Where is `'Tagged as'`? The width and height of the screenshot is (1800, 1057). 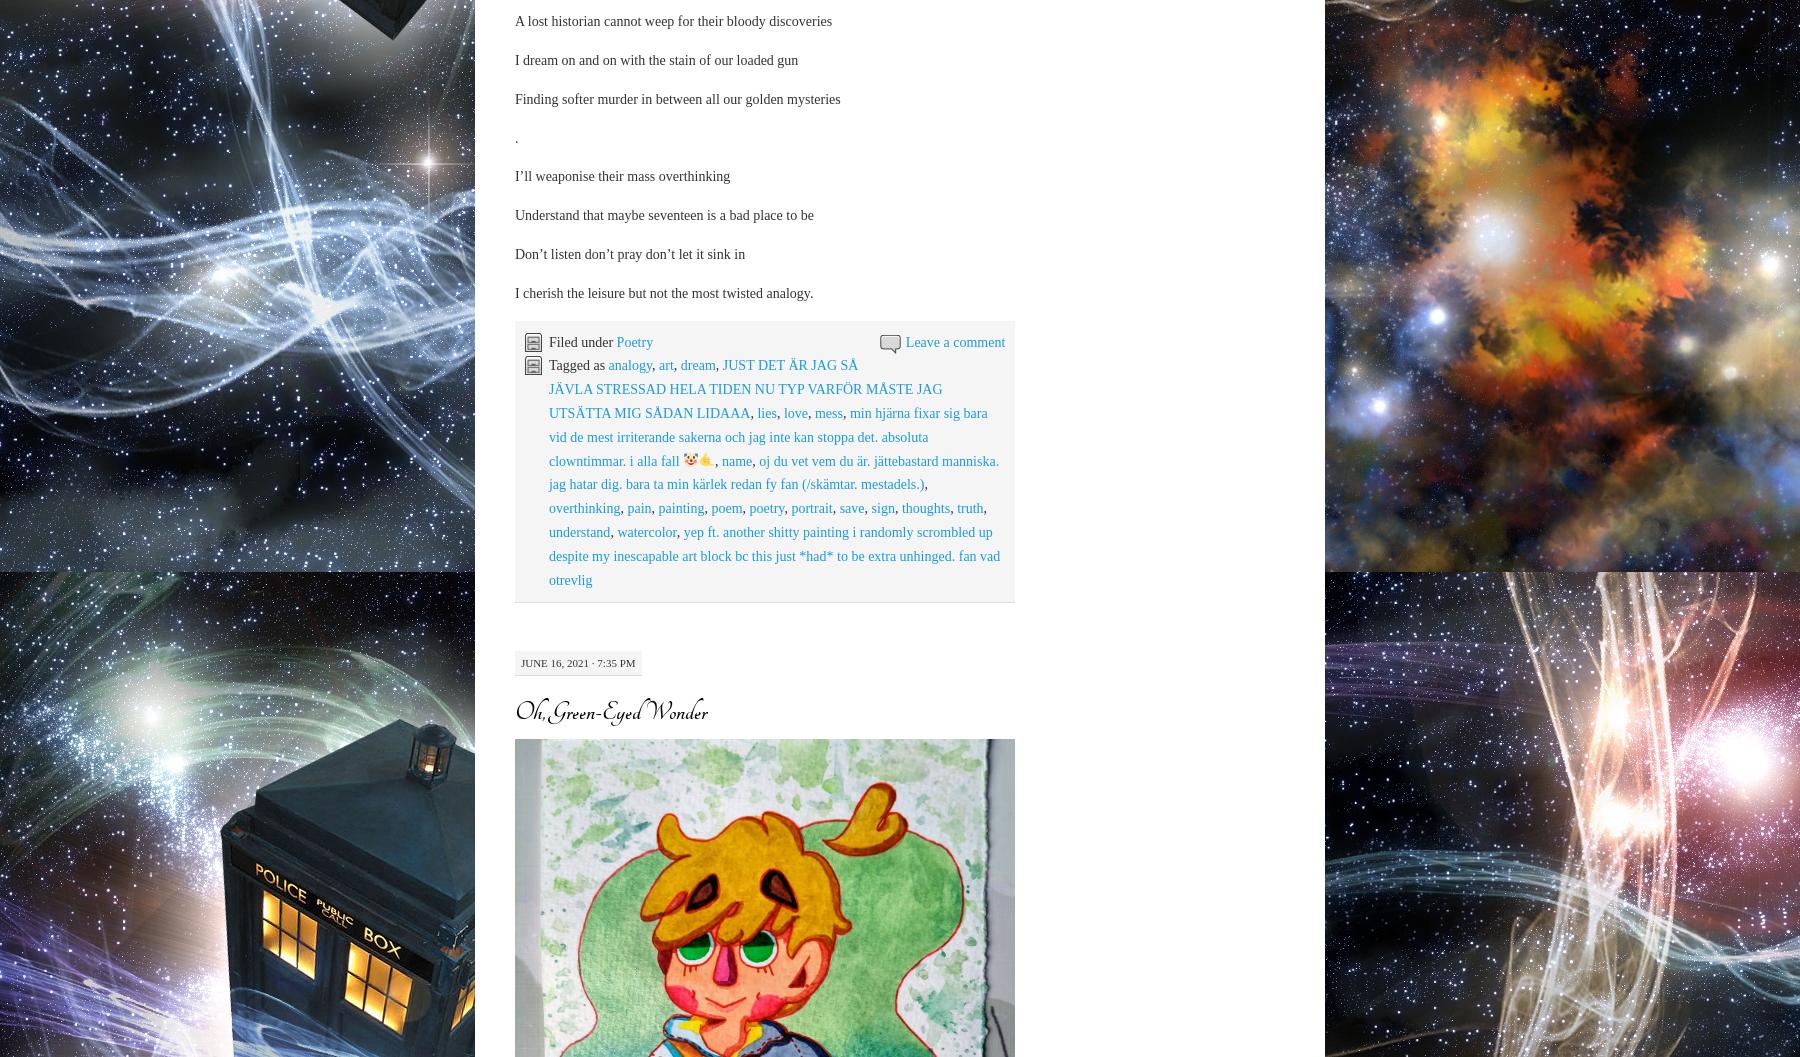
'Tagged as' is located at coordinates (546, 365).